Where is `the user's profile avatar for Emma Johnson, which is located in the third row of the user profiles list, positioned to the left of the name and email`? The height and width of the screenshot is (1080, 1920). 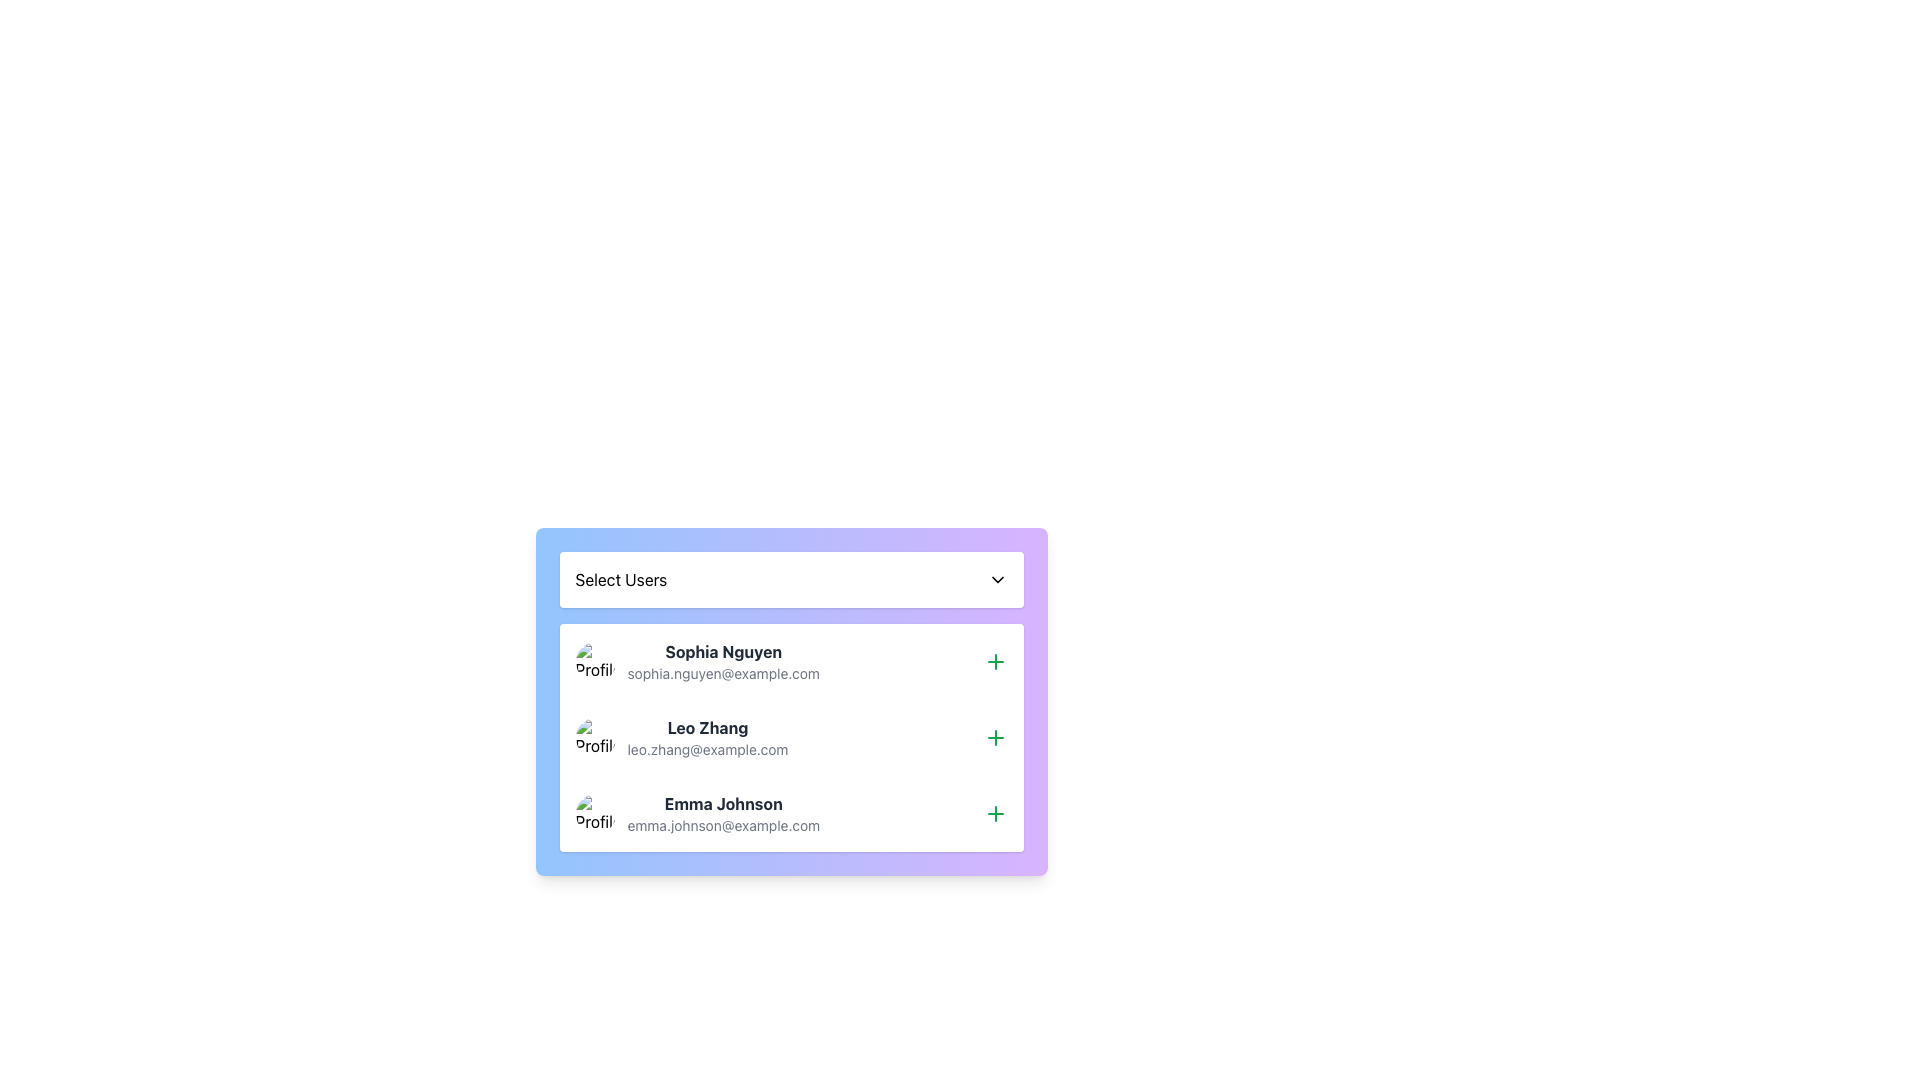 the user's profile avatar for Emma Johnson, which is located in the third row of the user profiles list, positioned to the left of the name and email is located at coordinates (594, 813).